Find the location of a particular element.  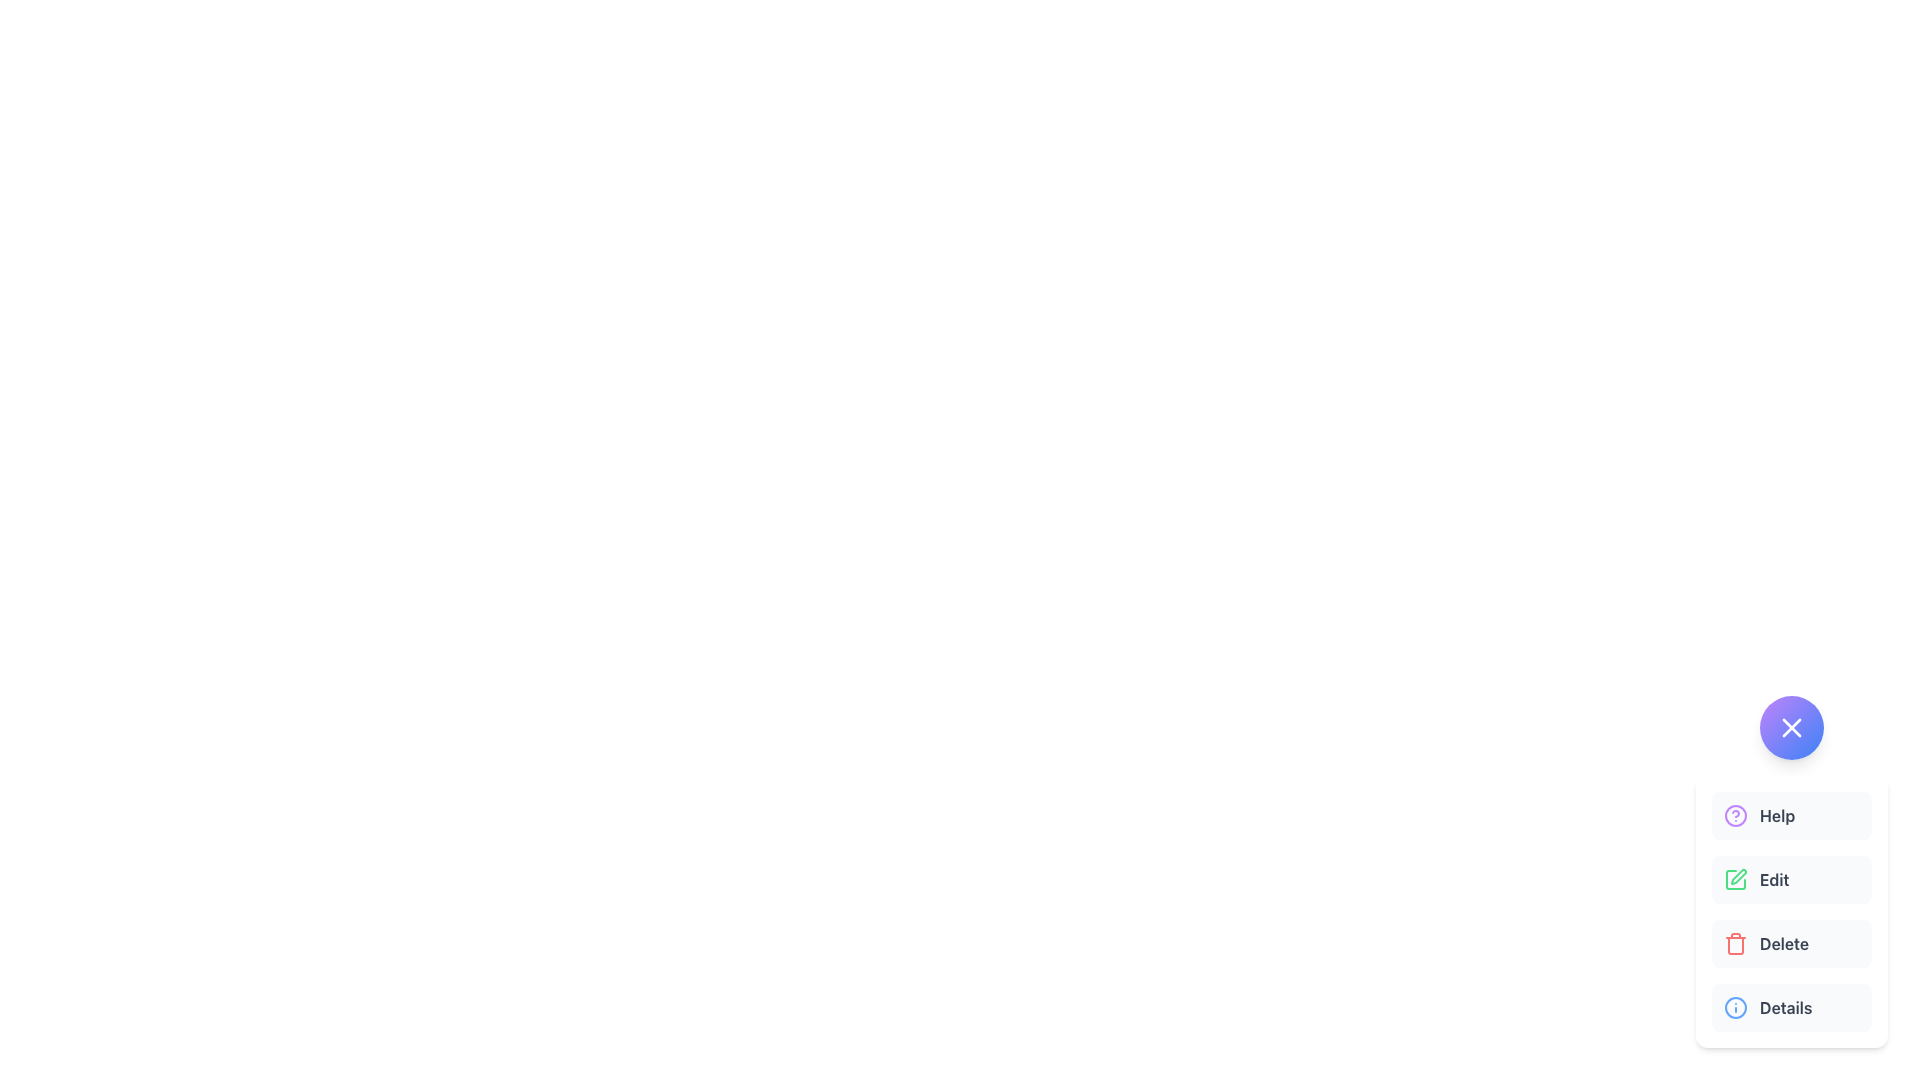

the delete icon located on the left side of the 'Delete' label in the third item of the vertically stacked menu is located at coordinates (1735, 944).